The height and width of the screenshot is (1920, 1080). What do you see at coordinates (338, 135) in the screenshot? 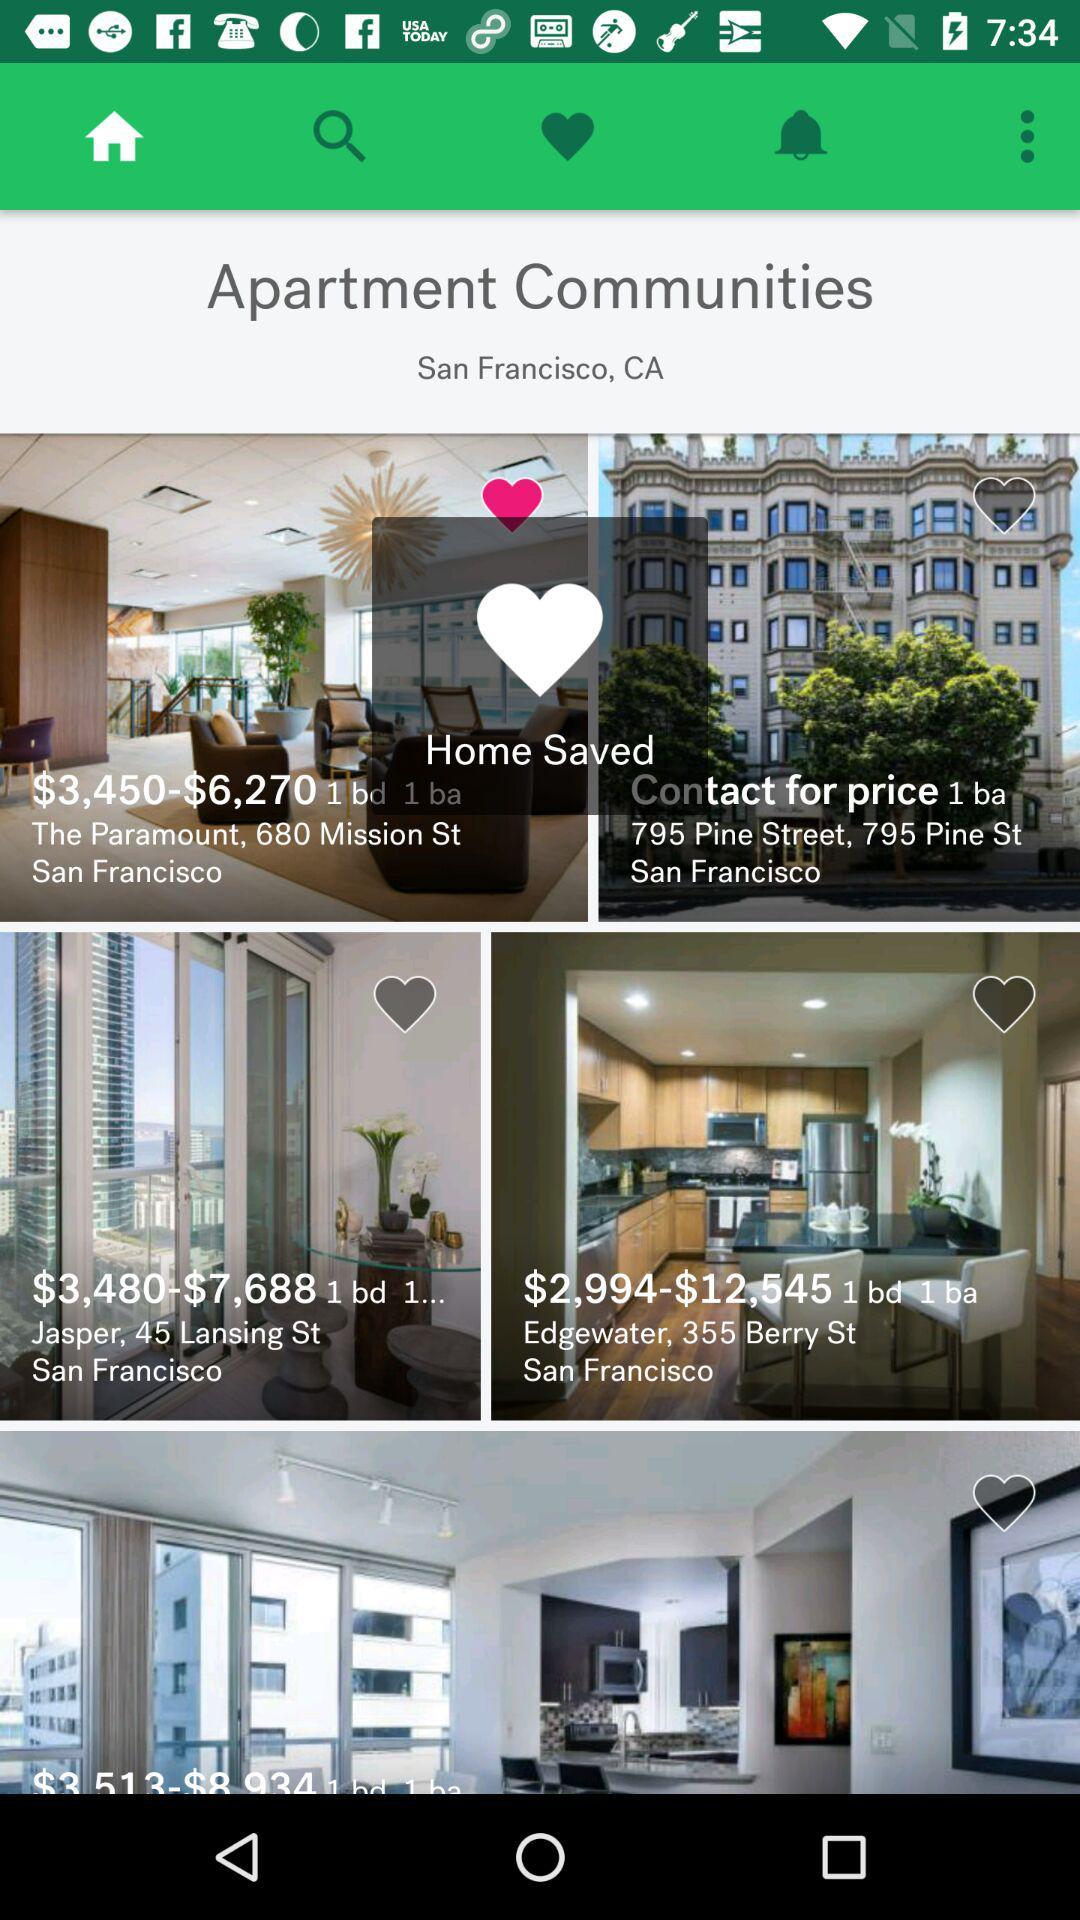
I see `search apartments` at bounding box center [338, 135].